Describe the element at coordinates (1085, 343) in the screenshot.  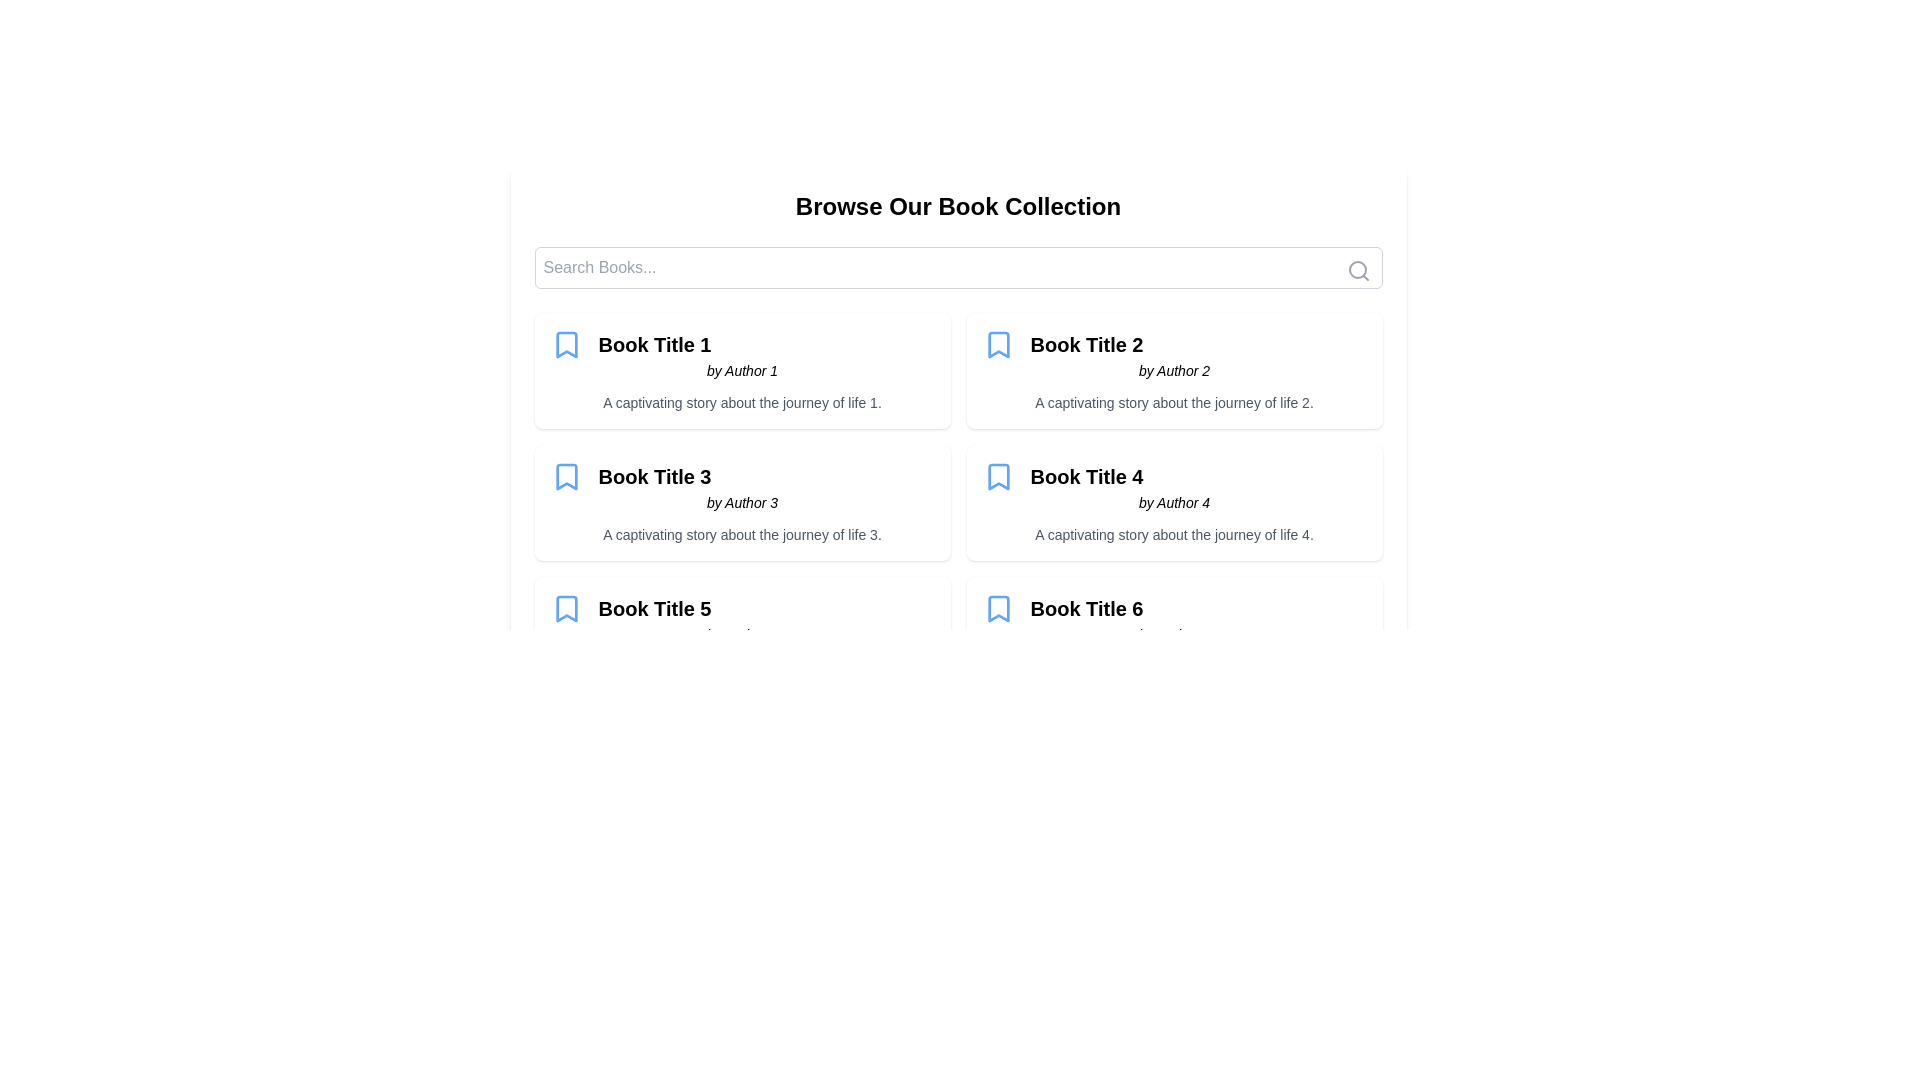
I see `title displayed in the text label of the second book entry, located in the top row and rightmost column of the grid layout` at that location.